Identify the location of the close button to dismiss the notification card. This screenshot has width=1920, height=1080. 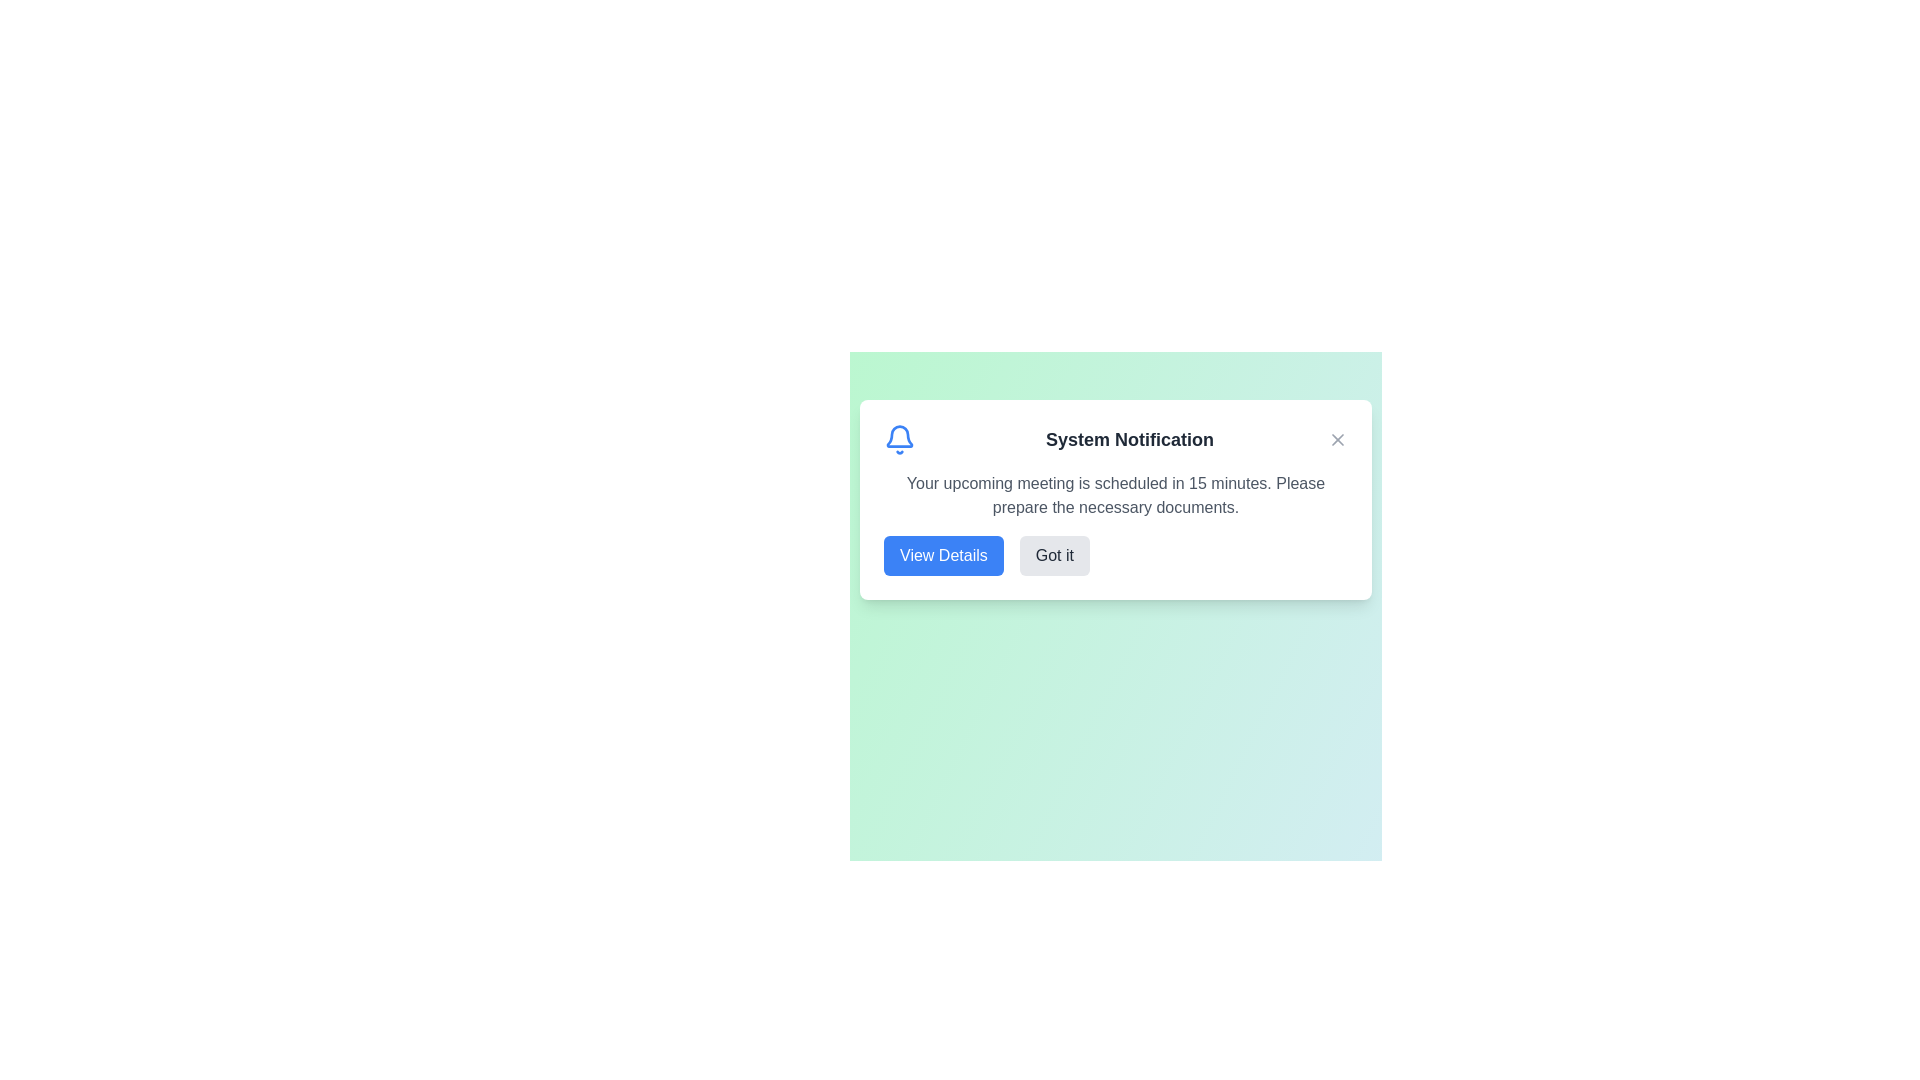
(1338, 438).